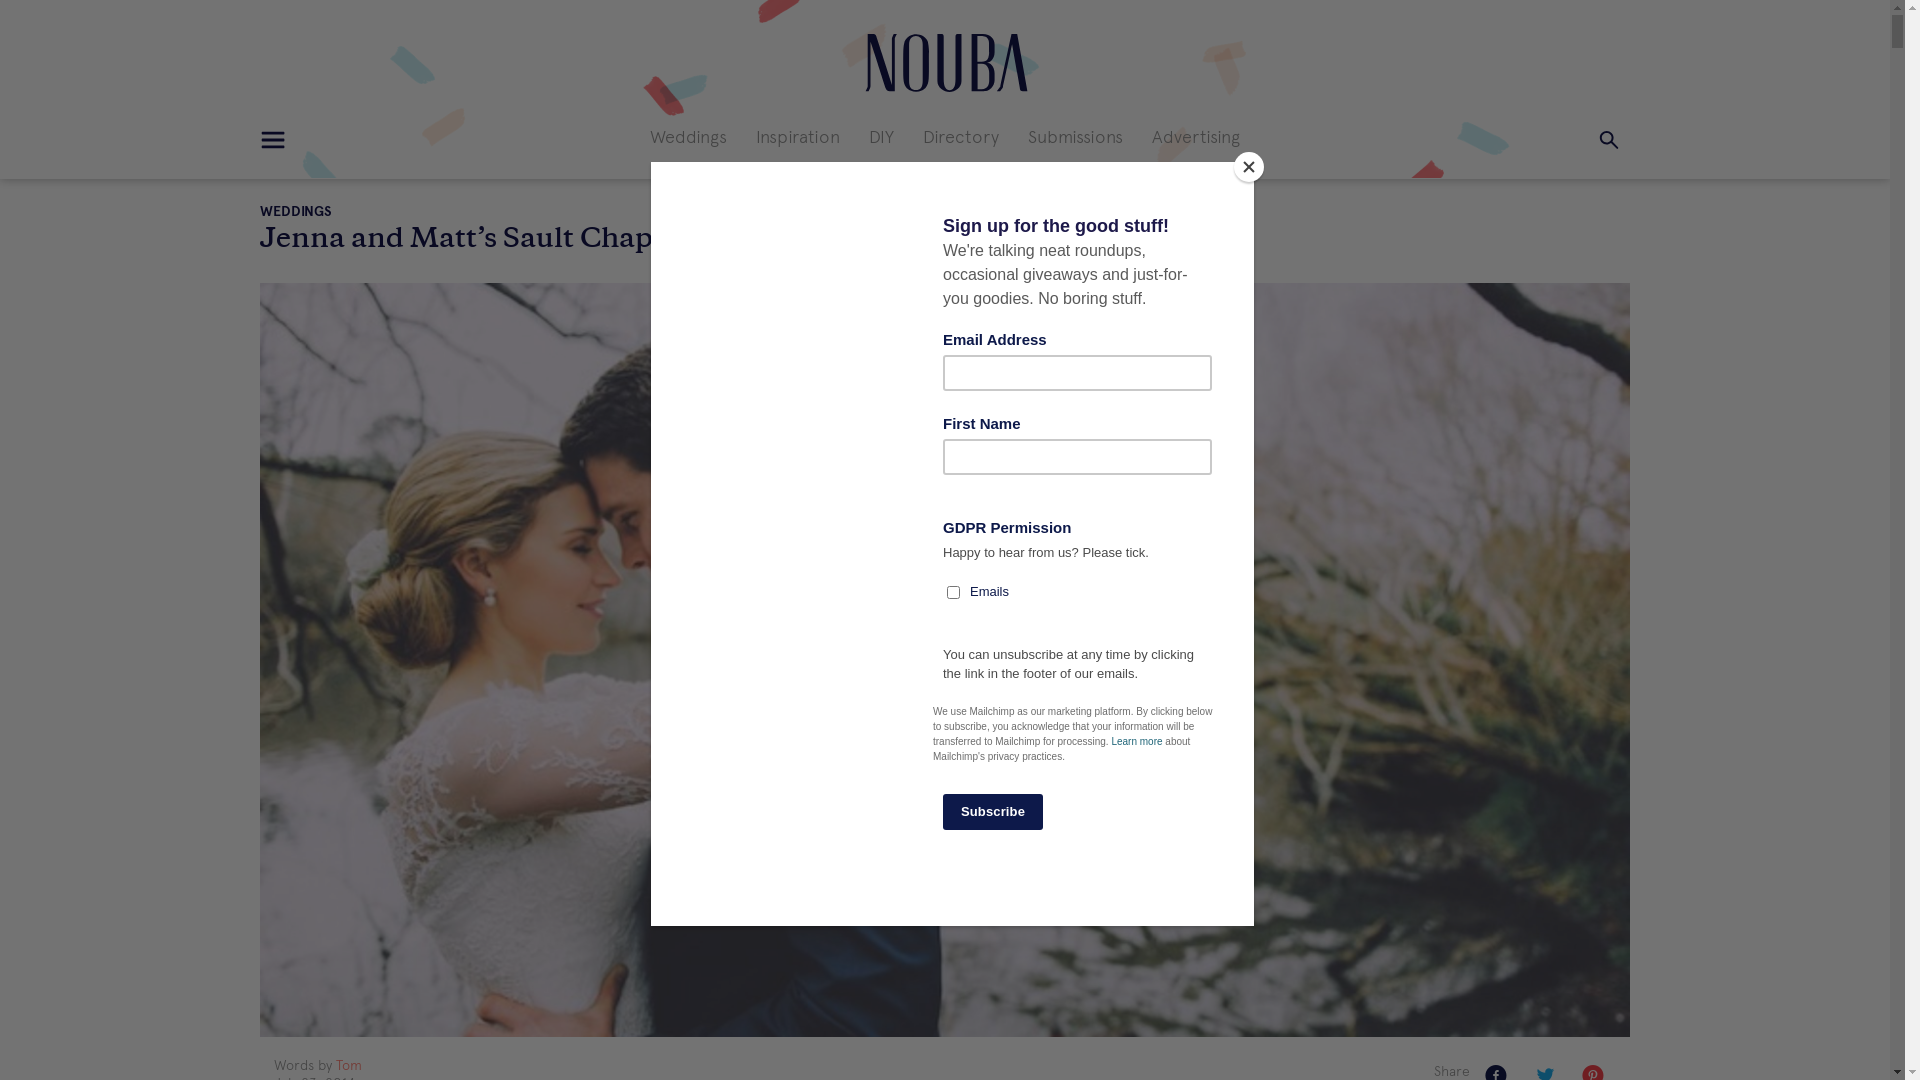 The width and height of the screenshot is (1920, 1080). I want to click on 'Tom', so click(349, 1064).